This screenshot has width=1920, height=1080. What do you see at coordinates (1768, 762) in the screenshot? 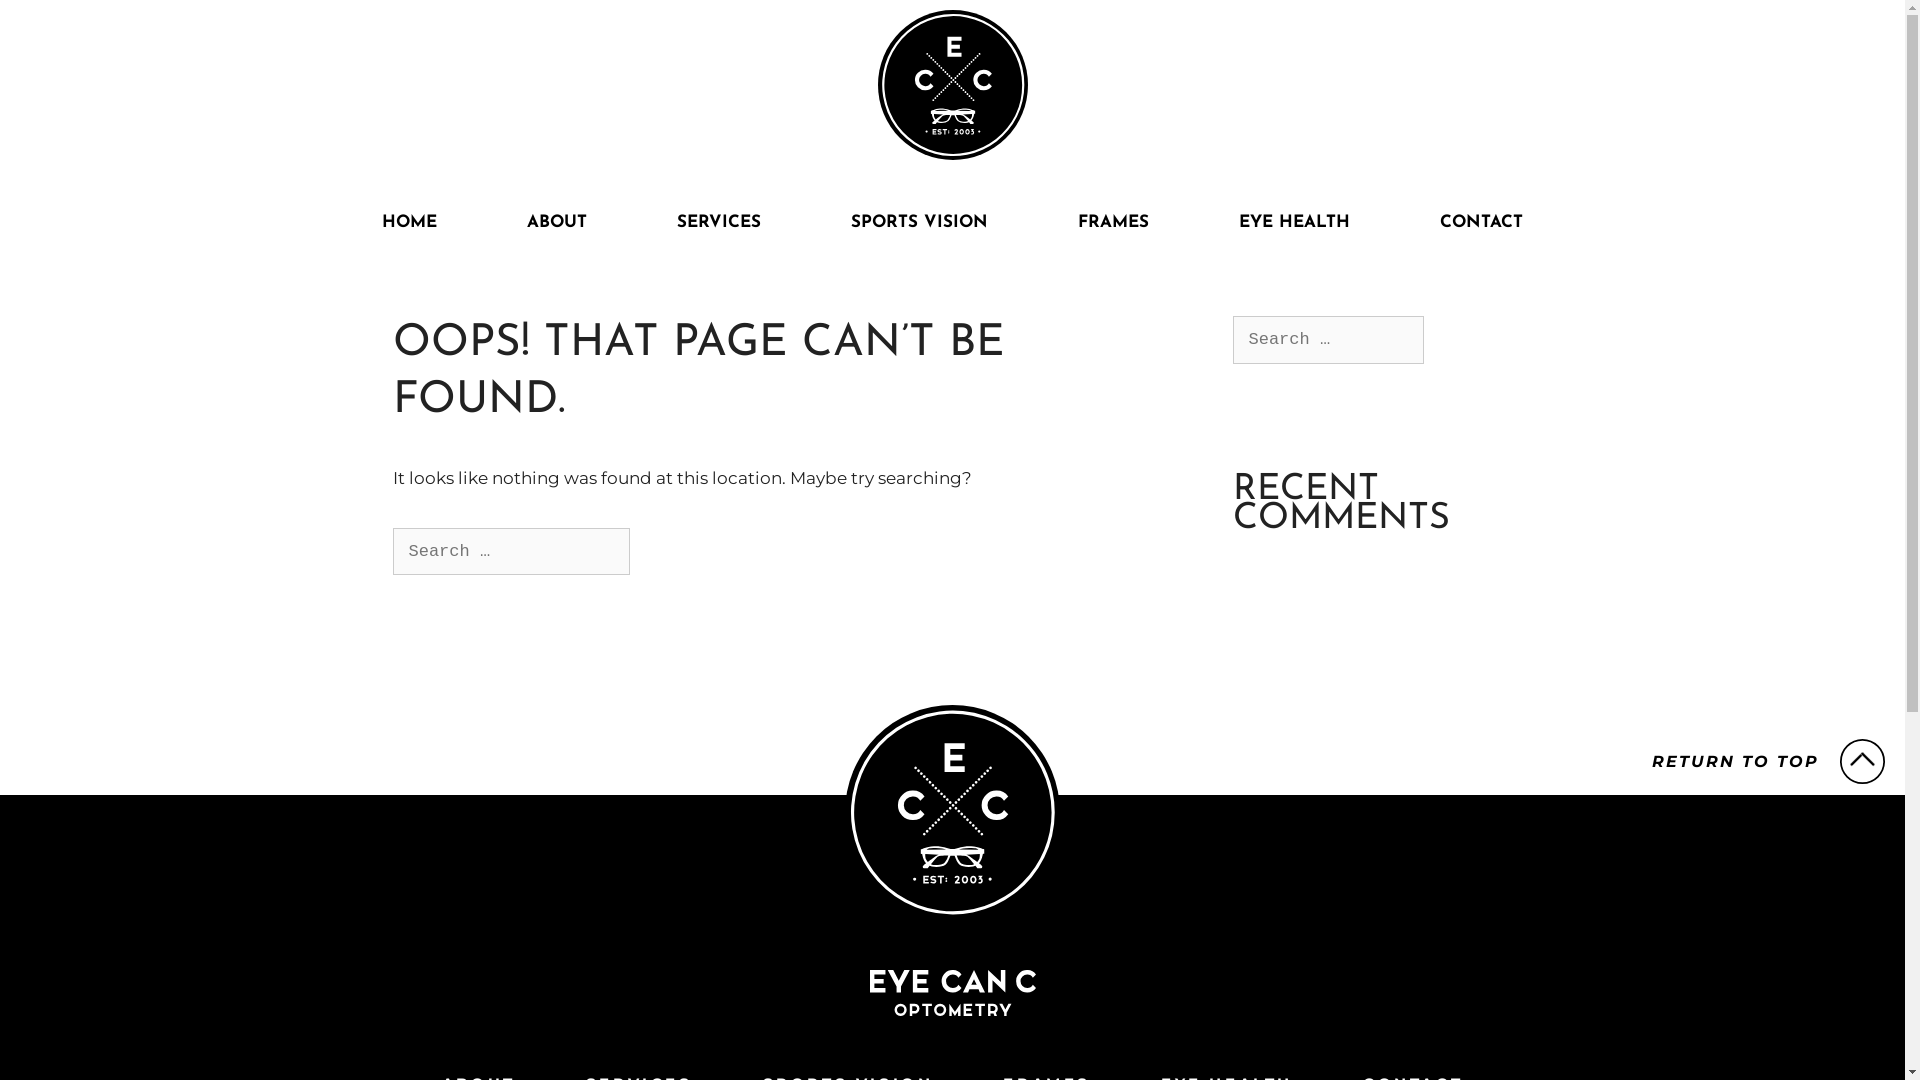
I see `'RETURN TO TOP'` at bounding box center [1768, 762].